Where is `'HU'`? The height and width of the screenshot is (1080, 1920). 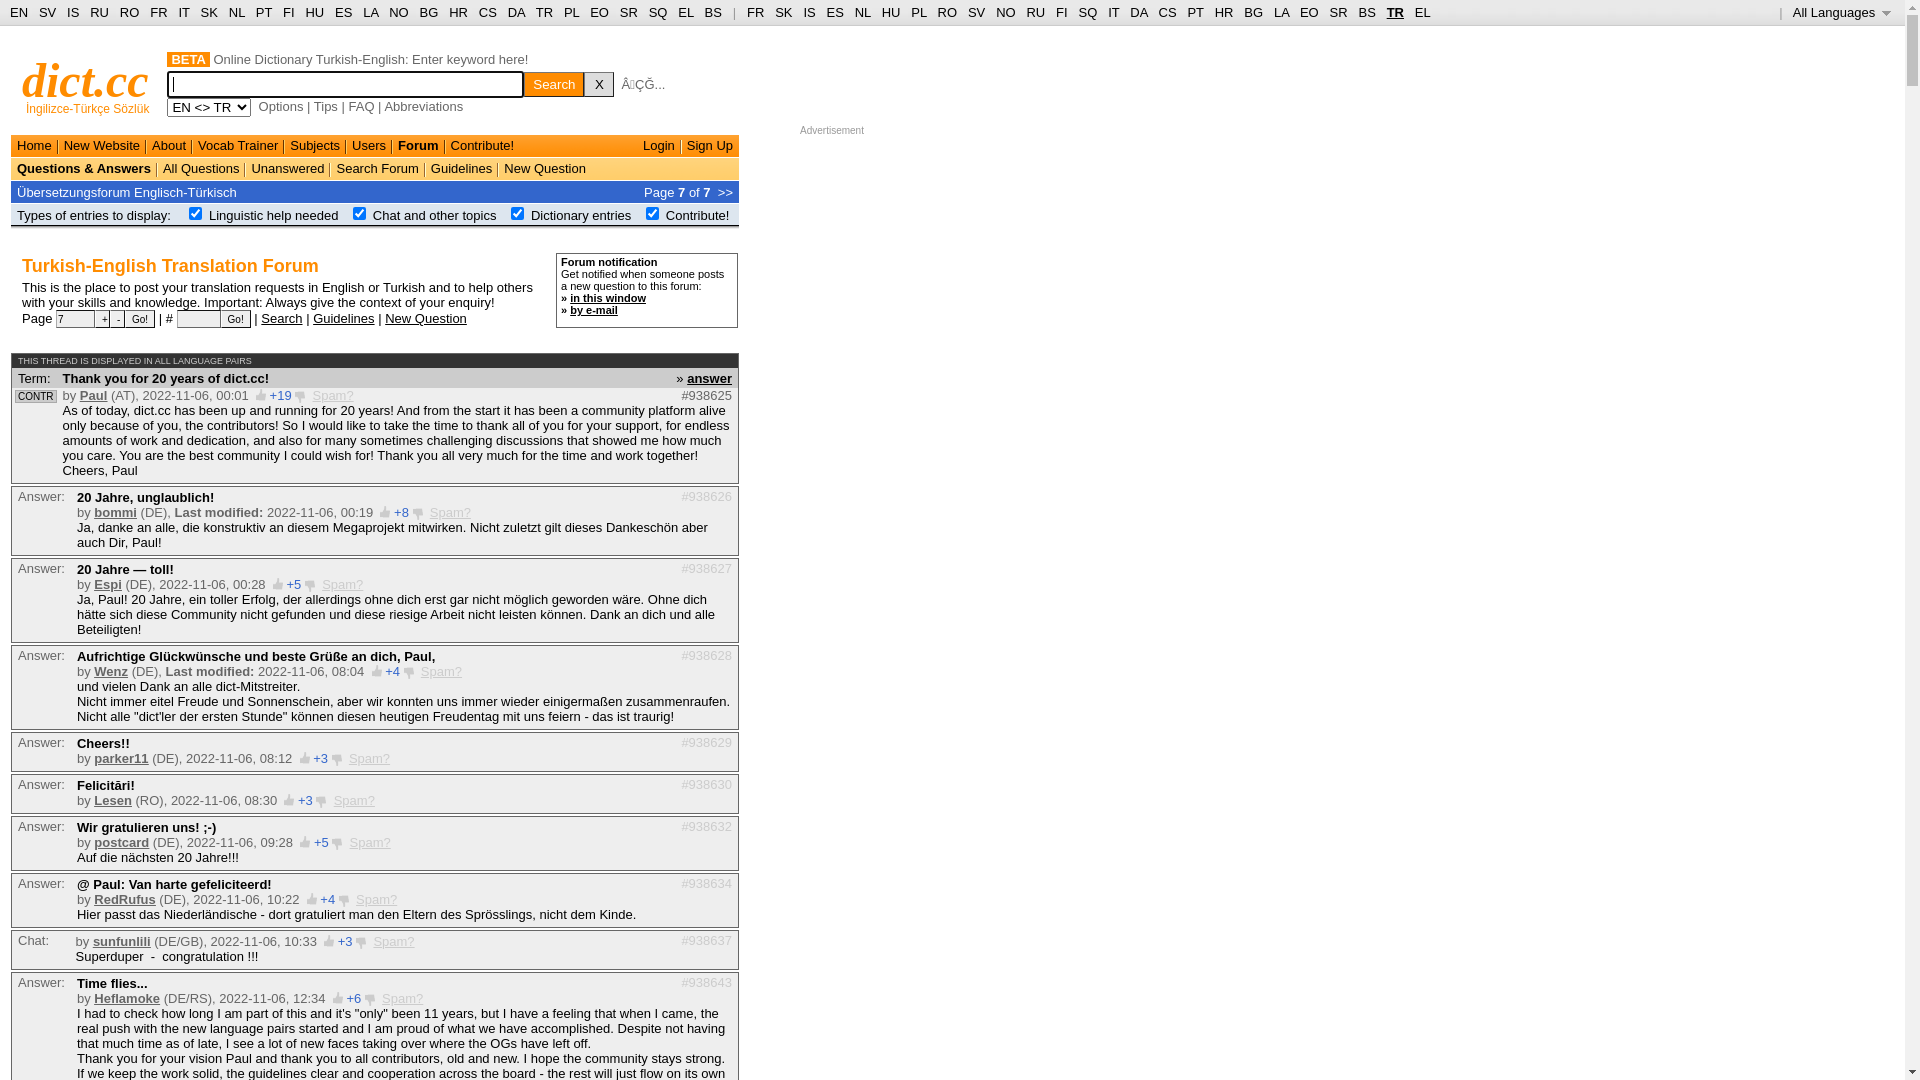 'HU' is located at coordinates (890, 12).